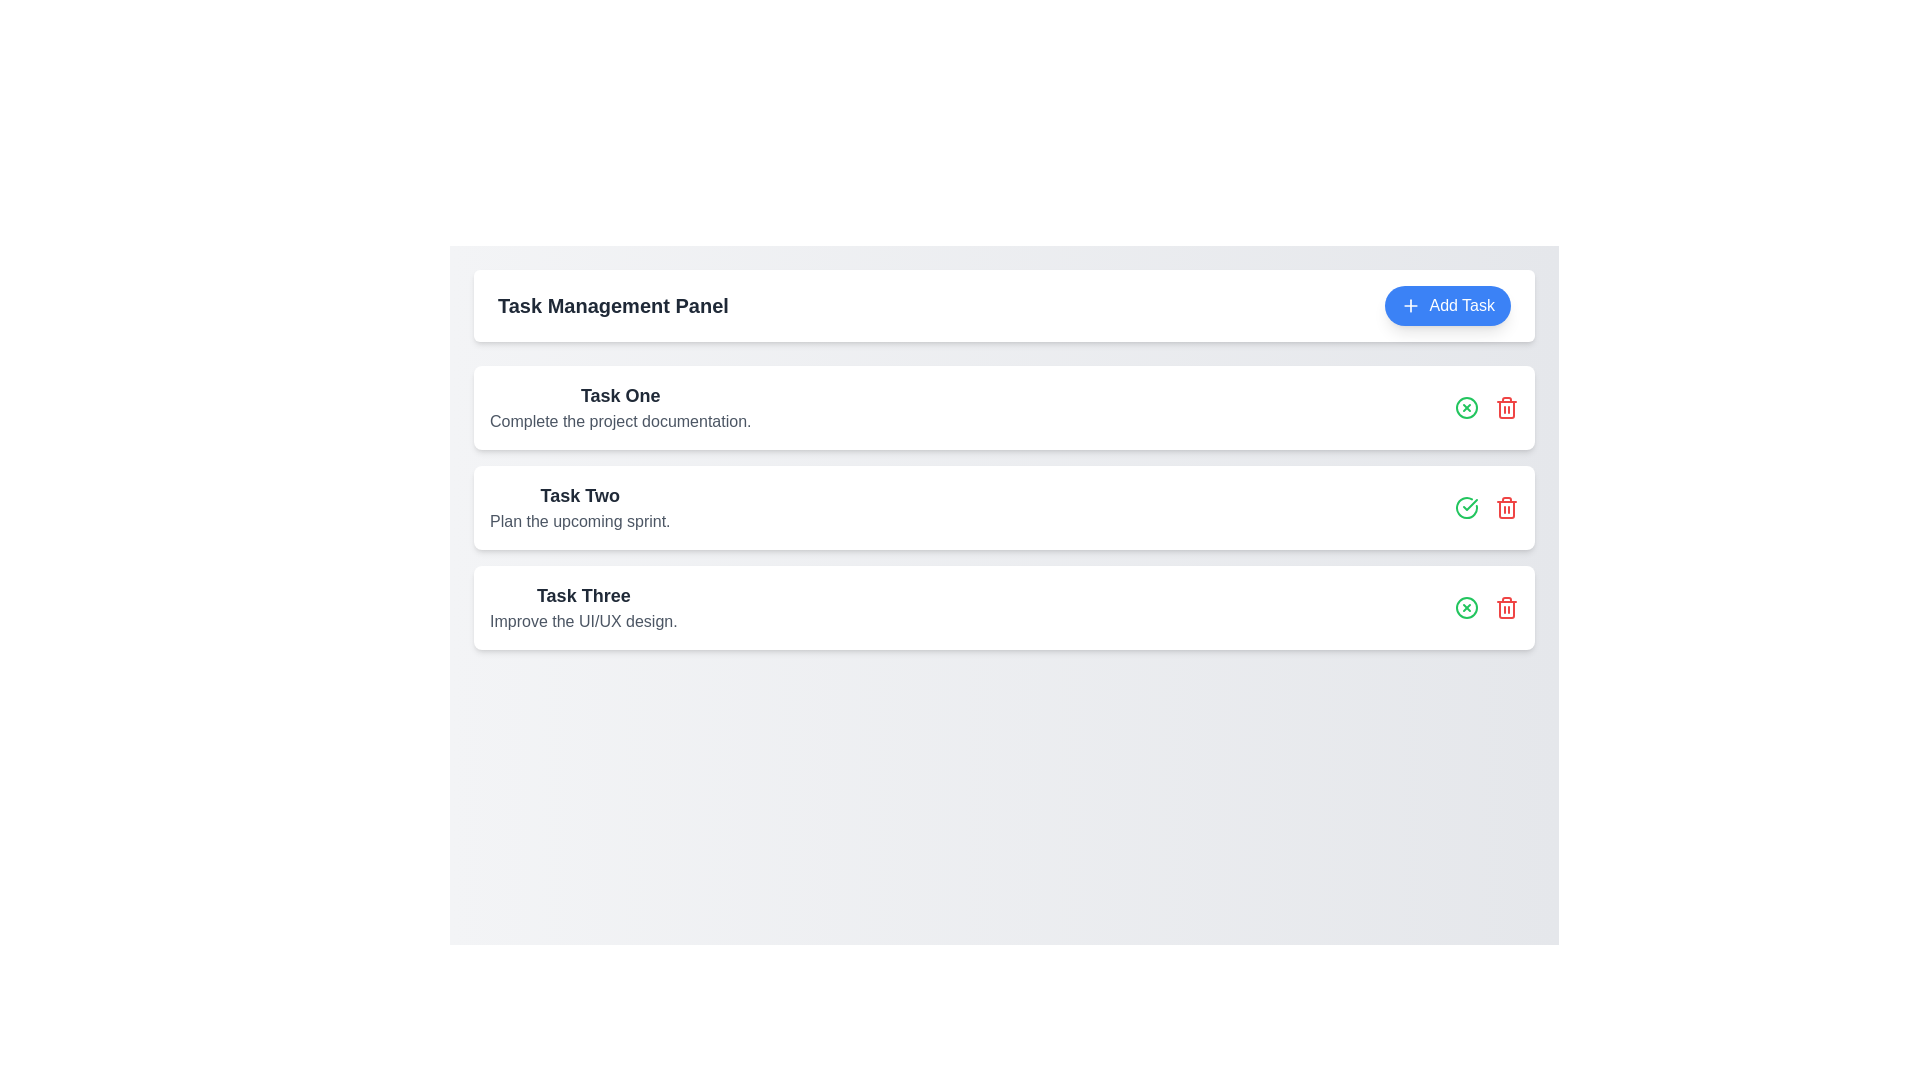 This screenshot has width=1920, height=1080. What do you see at coordinates (1467, 507) in the screenshot?
I see `the green circular confirmation button with a white checkmark located on the right side of 'Task Two'` at bounding box center [1467, 507].